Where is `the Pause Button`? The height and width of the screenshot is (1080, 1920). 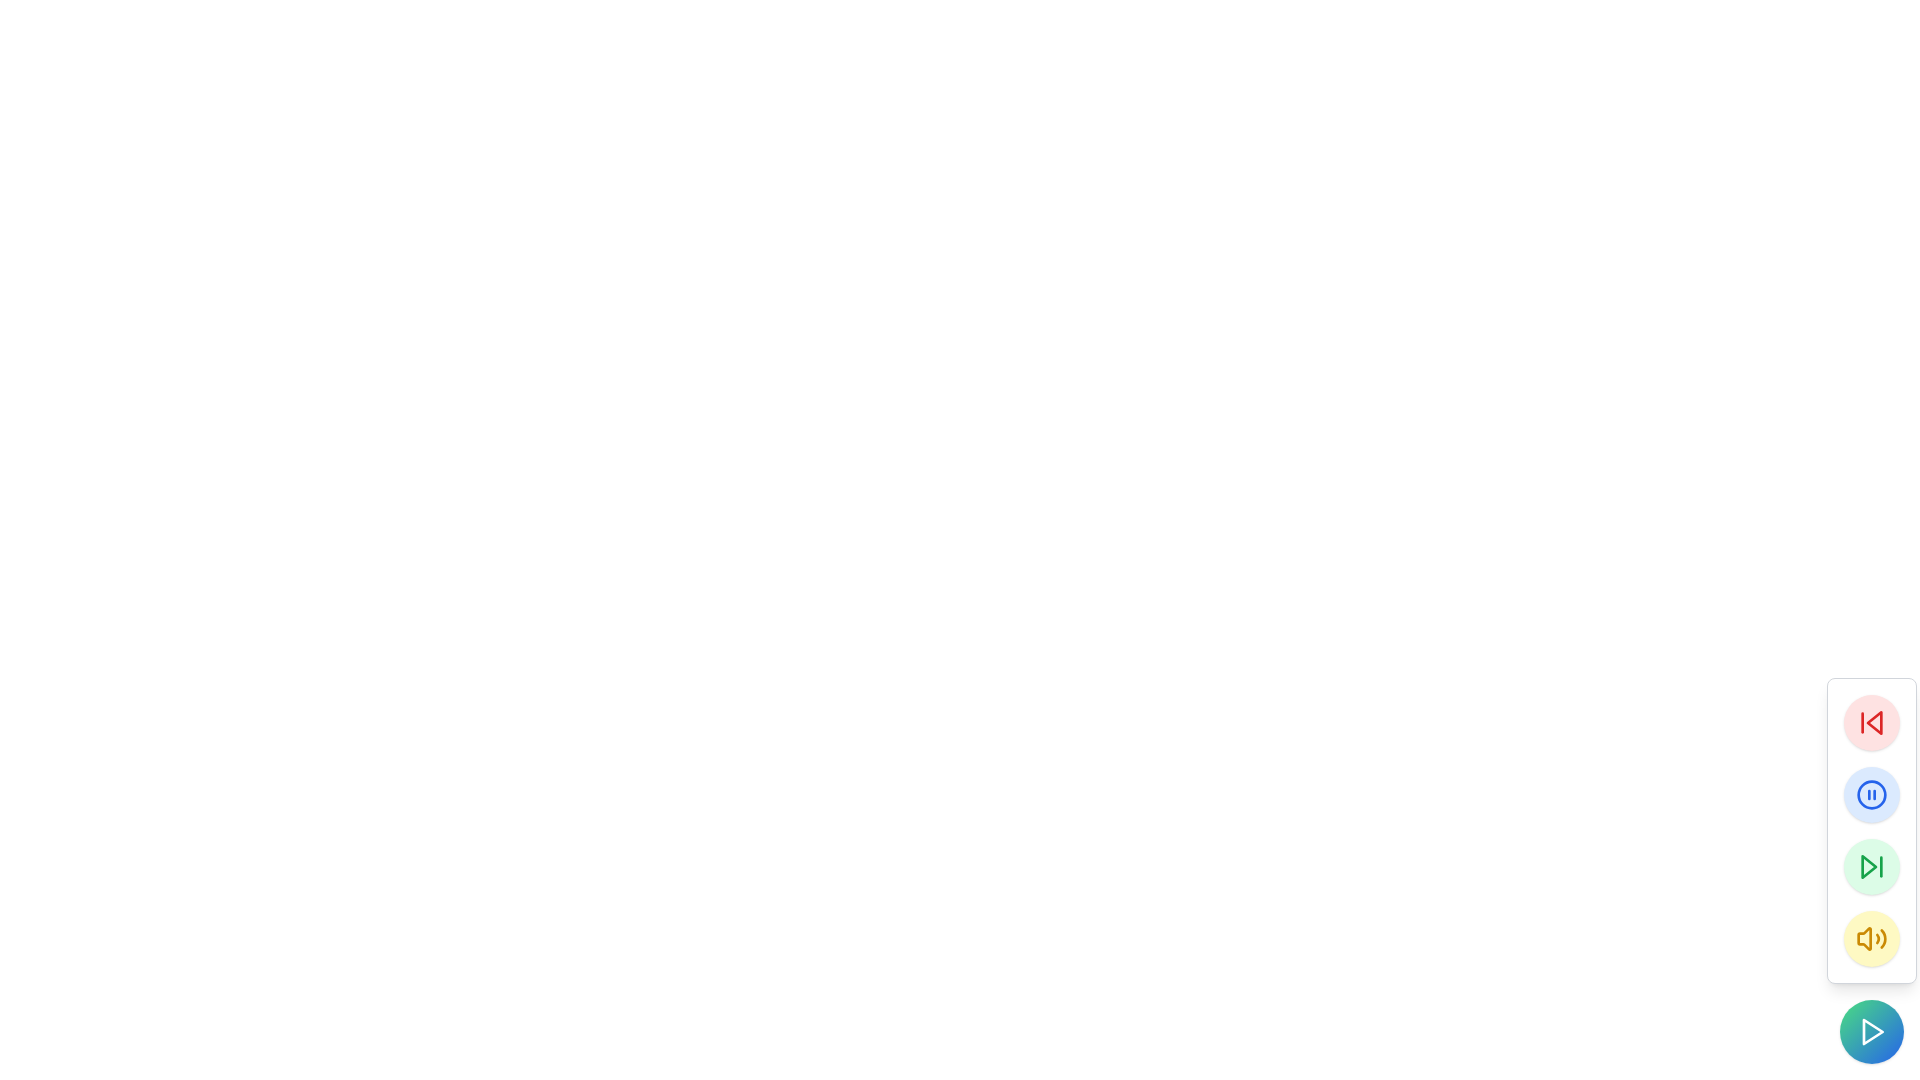
the Pause Button is located at coordinates (1871, 793).